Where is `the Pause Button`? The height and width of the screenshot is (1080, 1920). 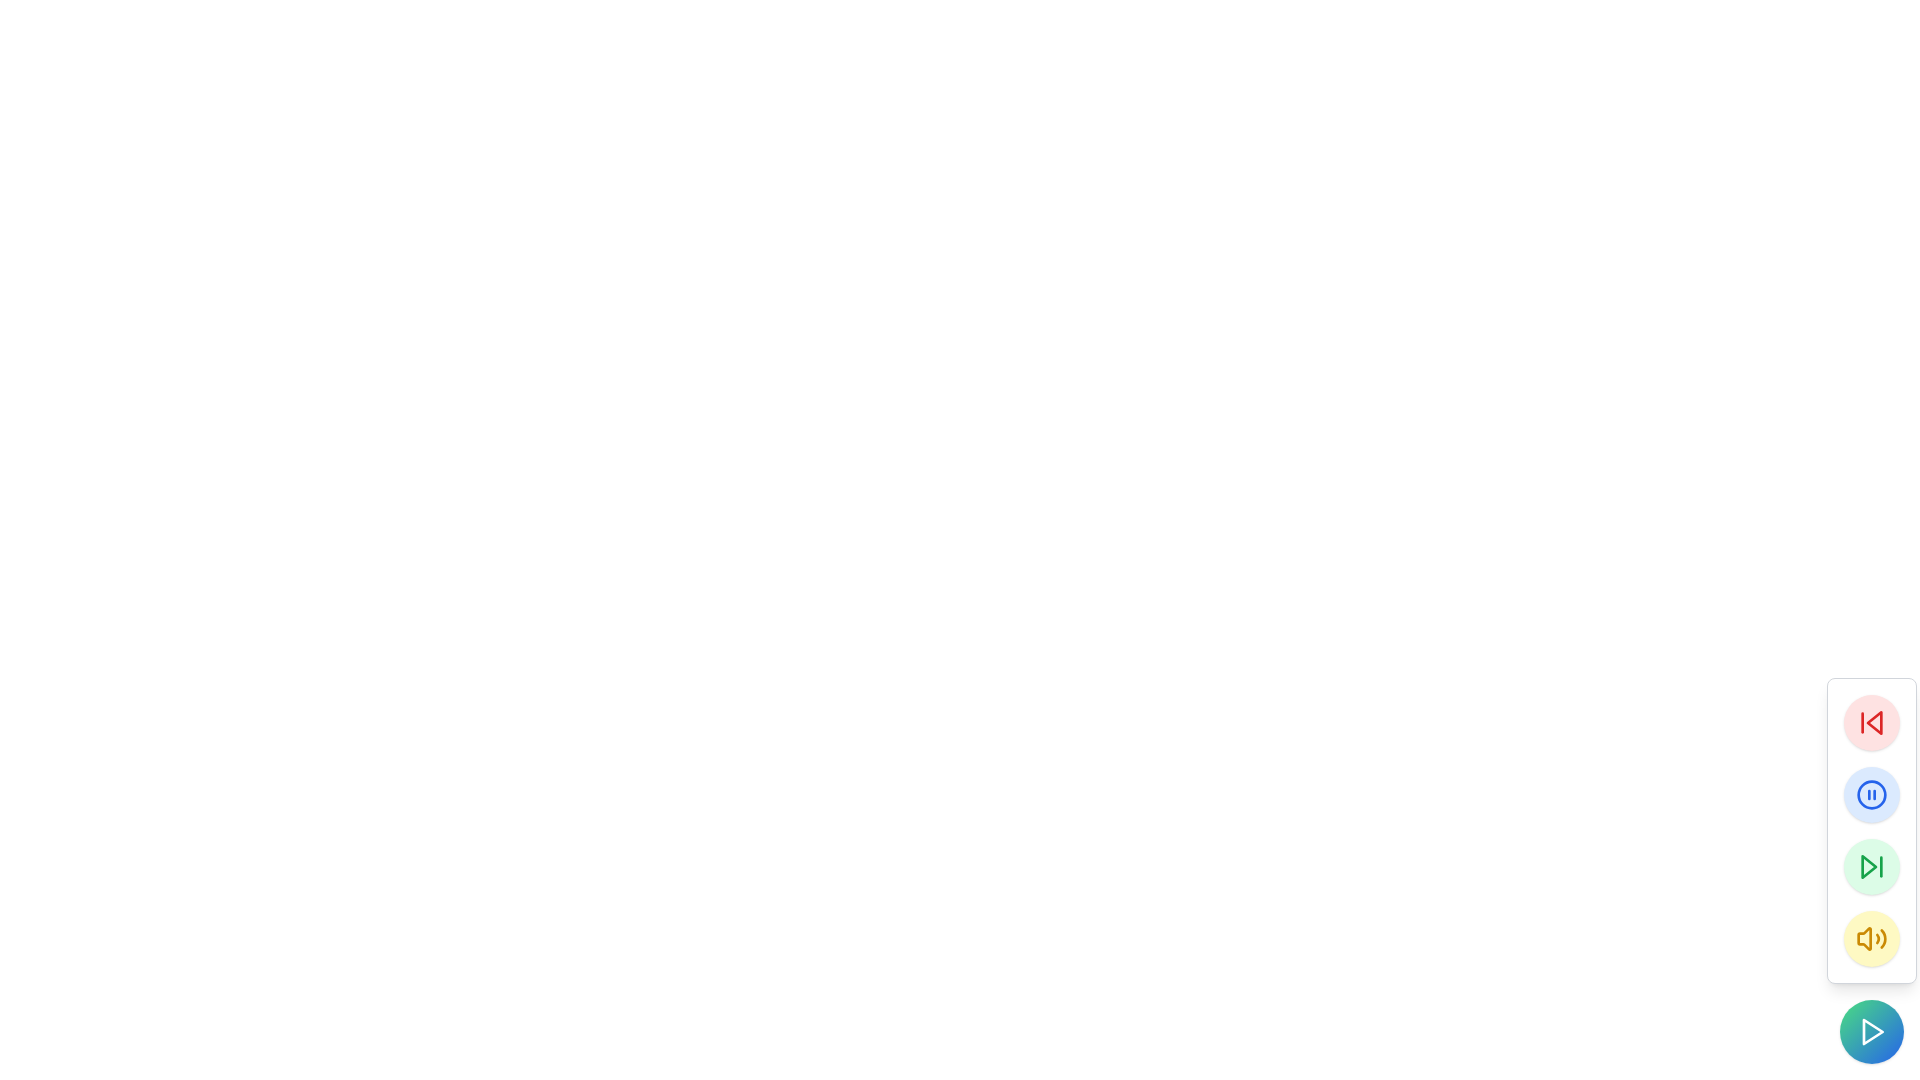
the Pause Button is located at coordinates (1871, 793).